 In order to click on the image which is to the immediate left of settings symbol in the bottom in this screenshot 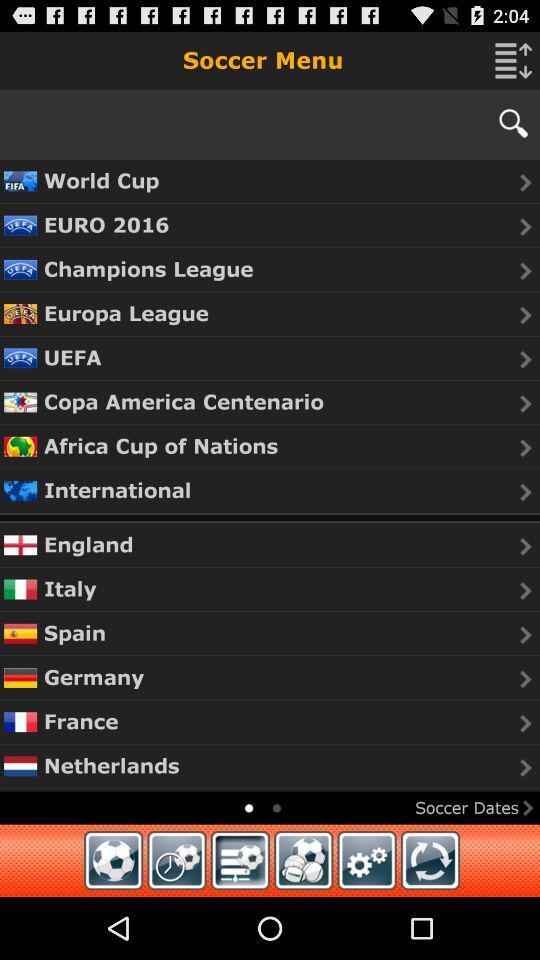, I will do `click(302, 859)`.